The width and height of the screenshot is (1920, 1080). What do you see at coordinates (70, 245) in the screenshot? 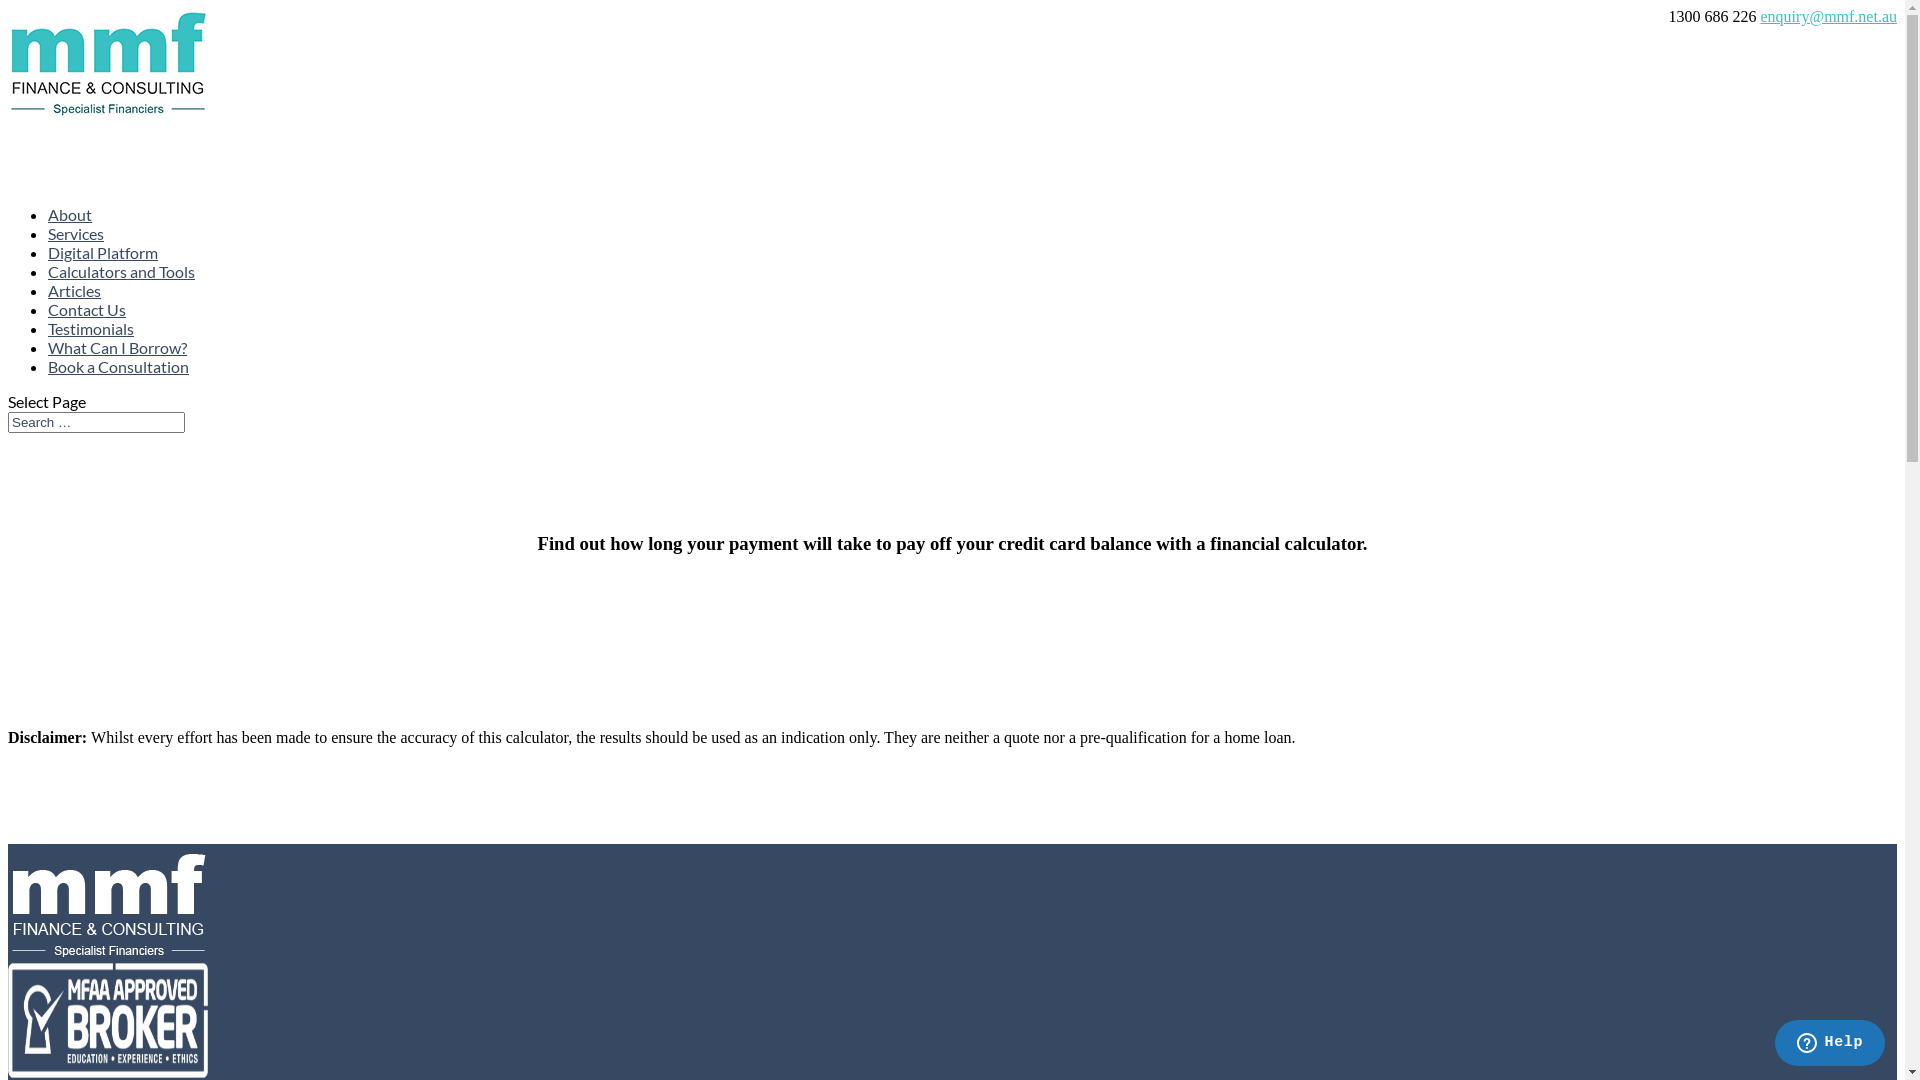
I see `'About'` at bounding box center [70, 245].